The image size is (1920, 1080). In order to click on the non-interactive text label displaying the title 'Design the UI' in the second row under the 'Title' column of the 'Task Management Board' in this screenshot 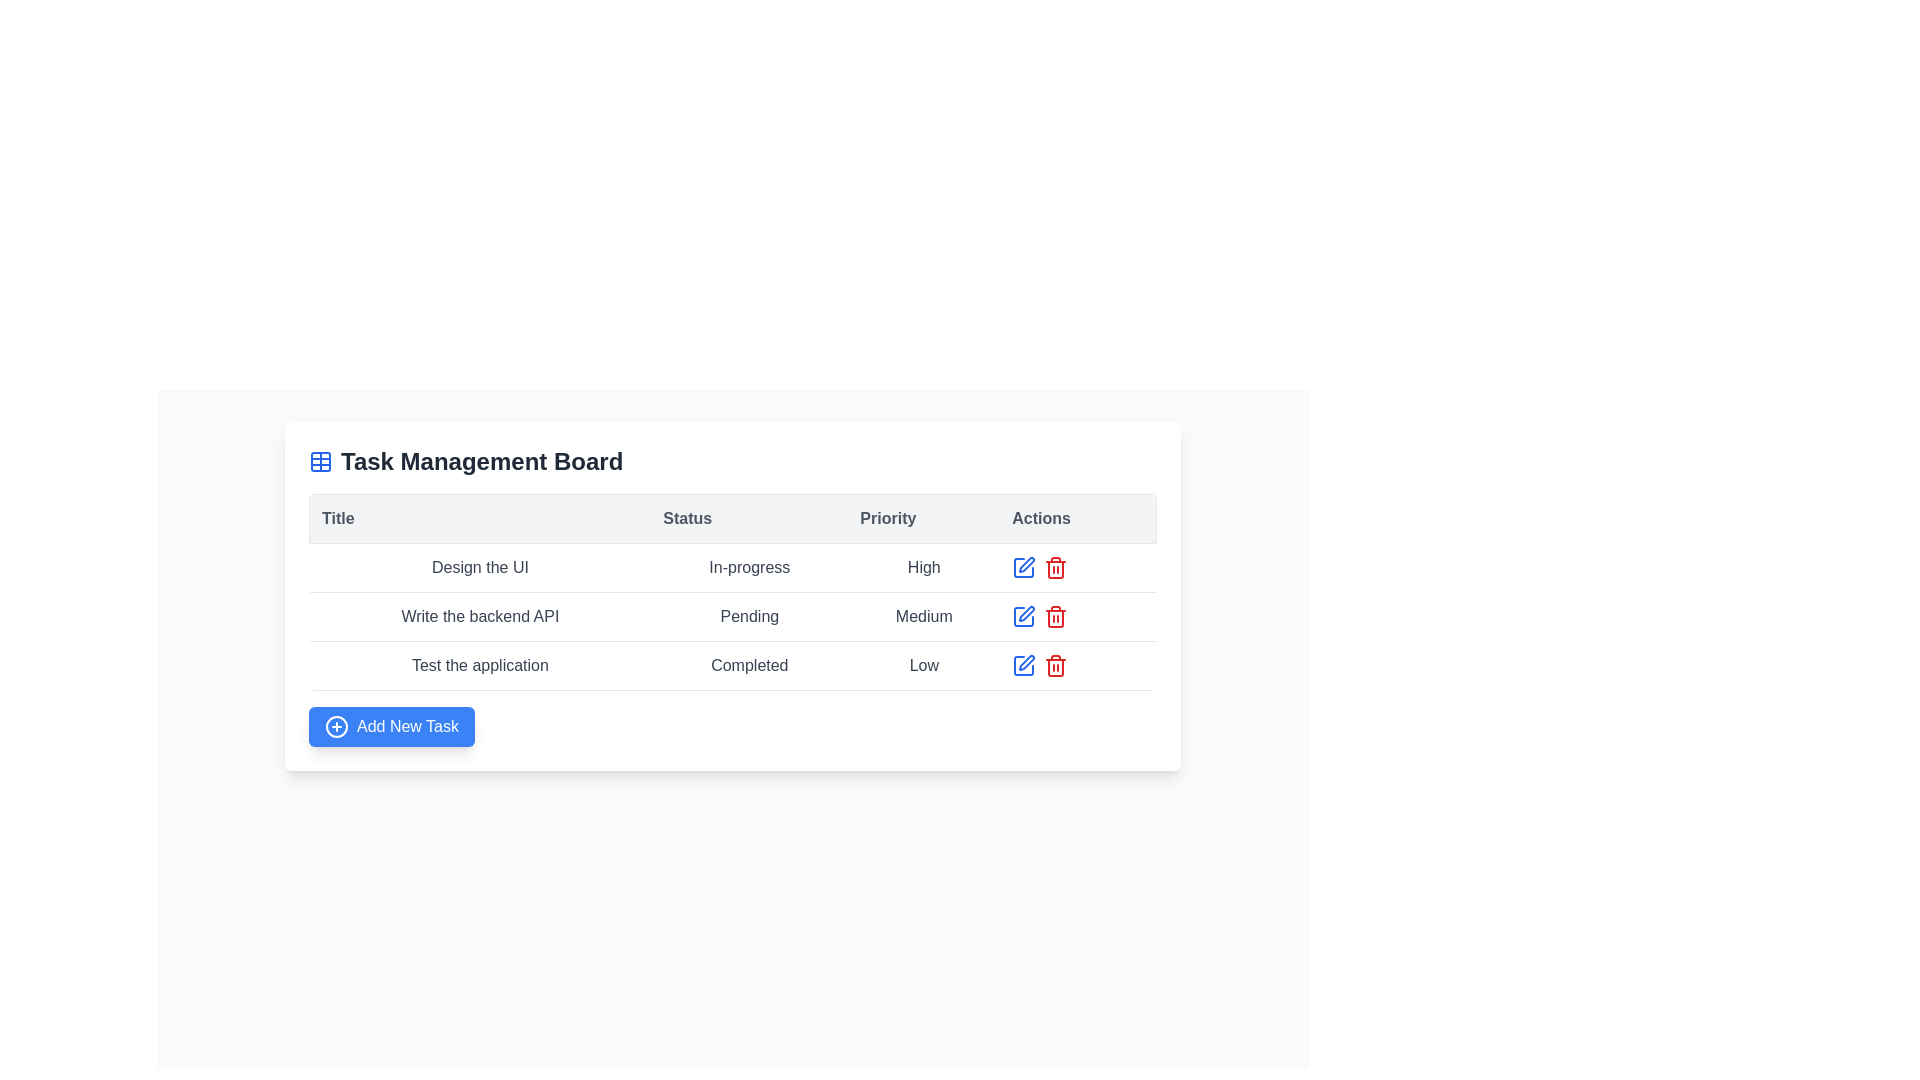, I will do `click(480, 567)`.